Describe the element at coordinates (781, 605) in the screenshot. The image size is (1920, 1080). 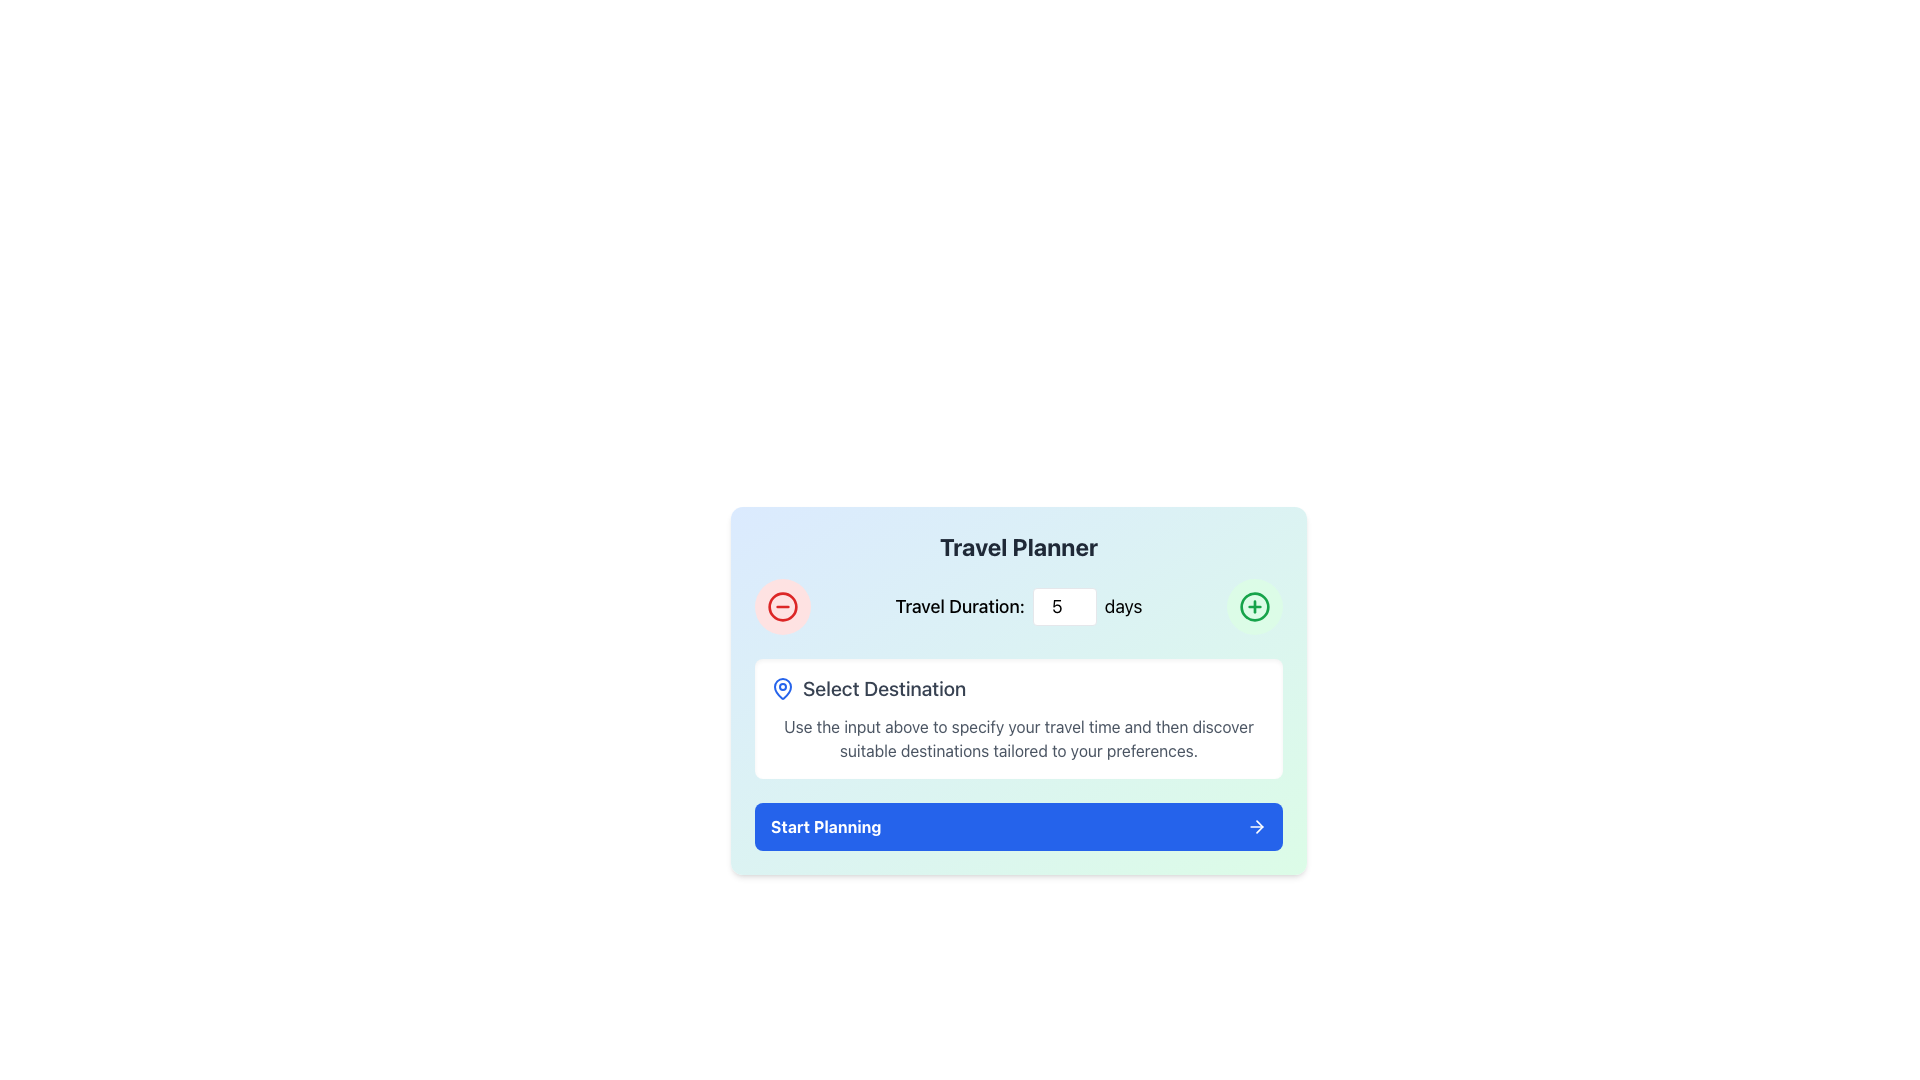
I see `the button located to the left of the 'Travel Duration: 5 days' input field to decrease the travel duration value` at that location.